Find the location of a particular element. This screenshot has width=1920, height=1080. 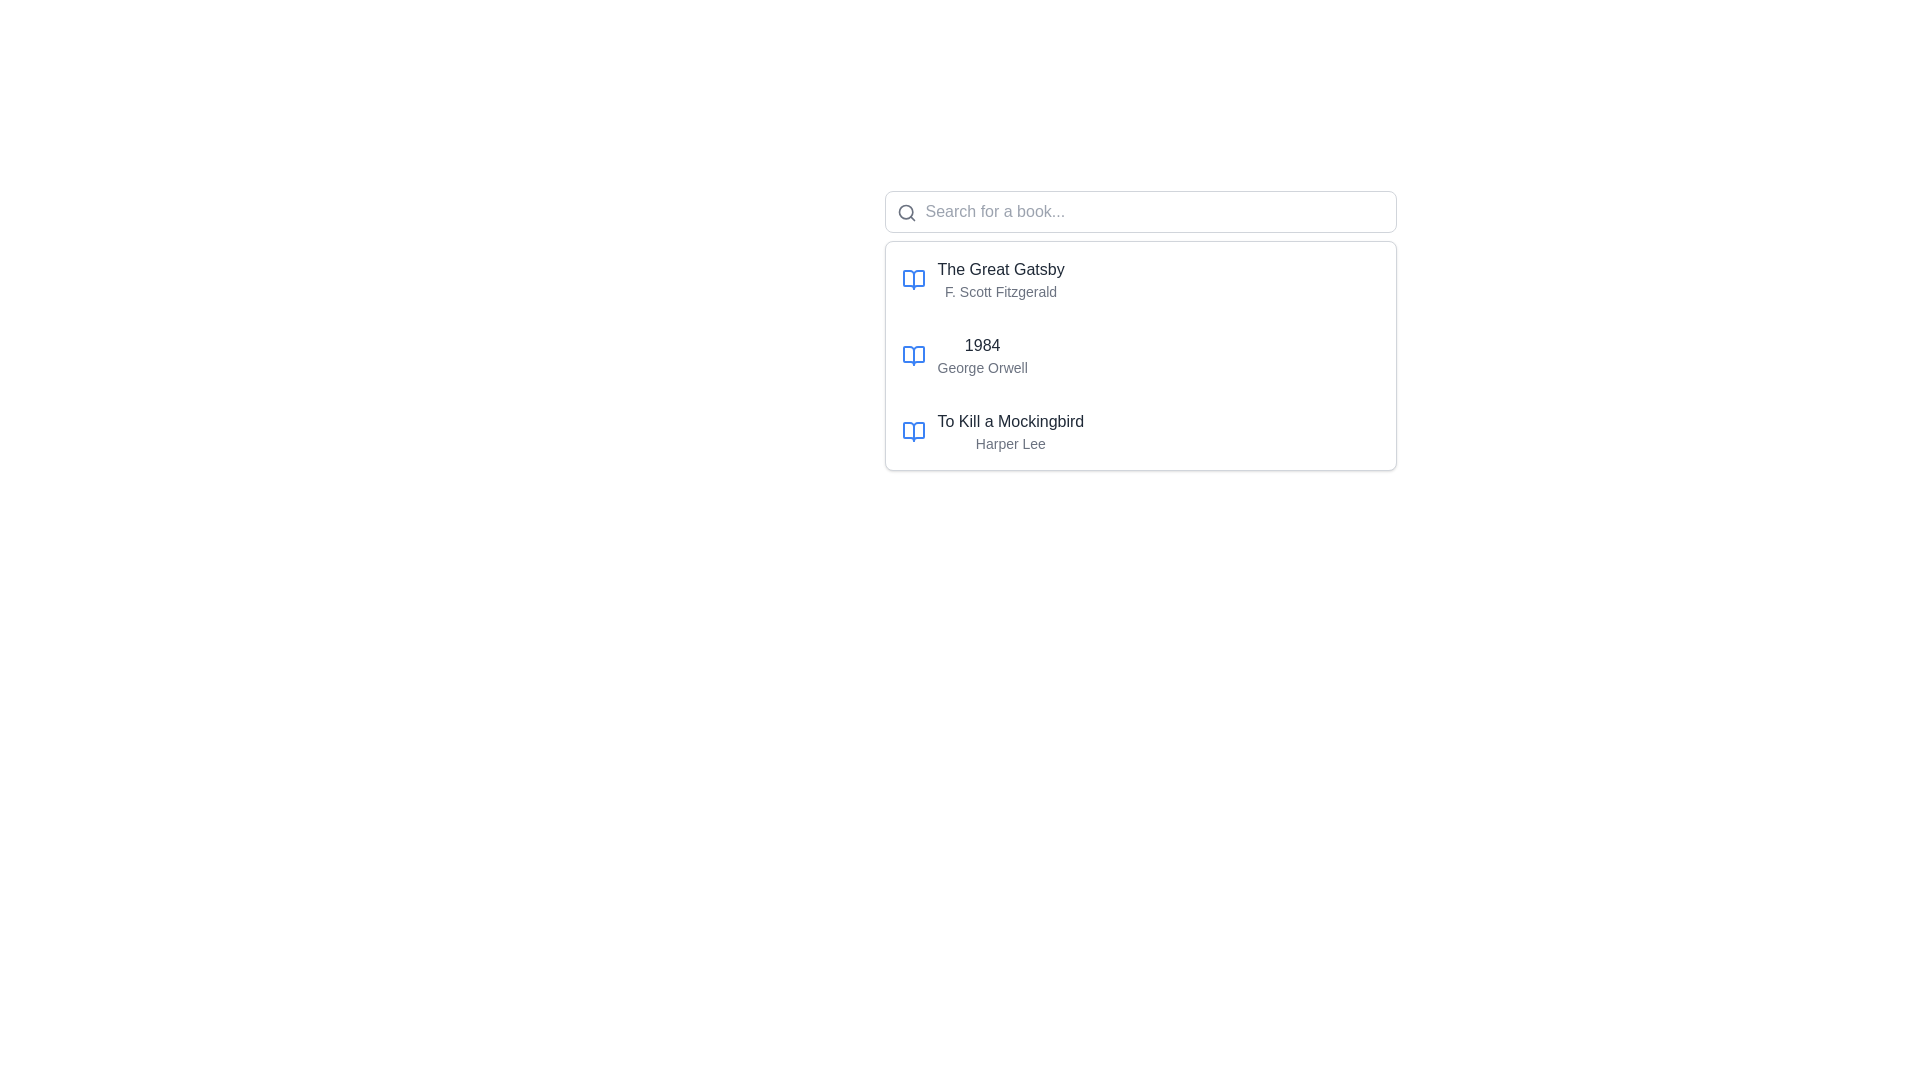

the second list item representing a book entry, which displays the book title and author is located at coordinates (1140, 354).